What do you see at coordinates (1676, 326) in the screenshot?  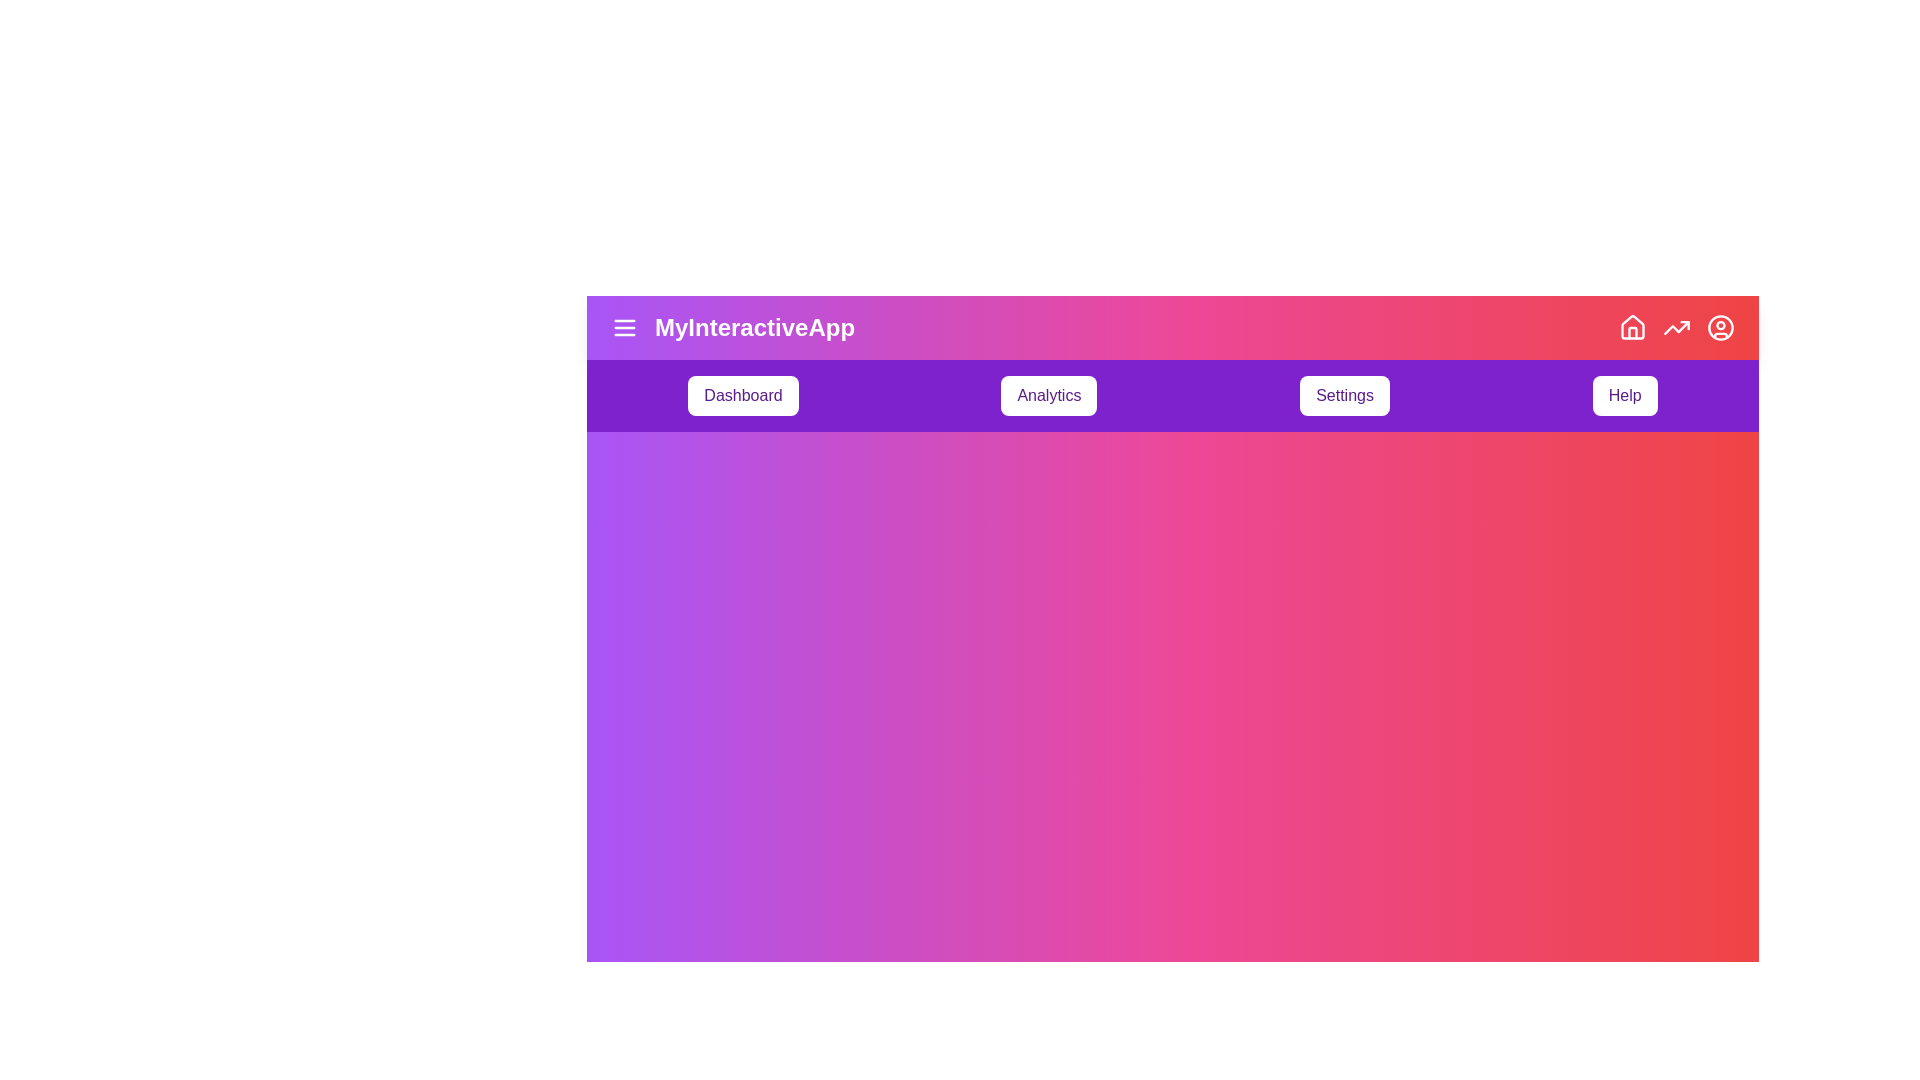 I see `the 'TrendingUp' icon button` at bounding box center [1676, 326].